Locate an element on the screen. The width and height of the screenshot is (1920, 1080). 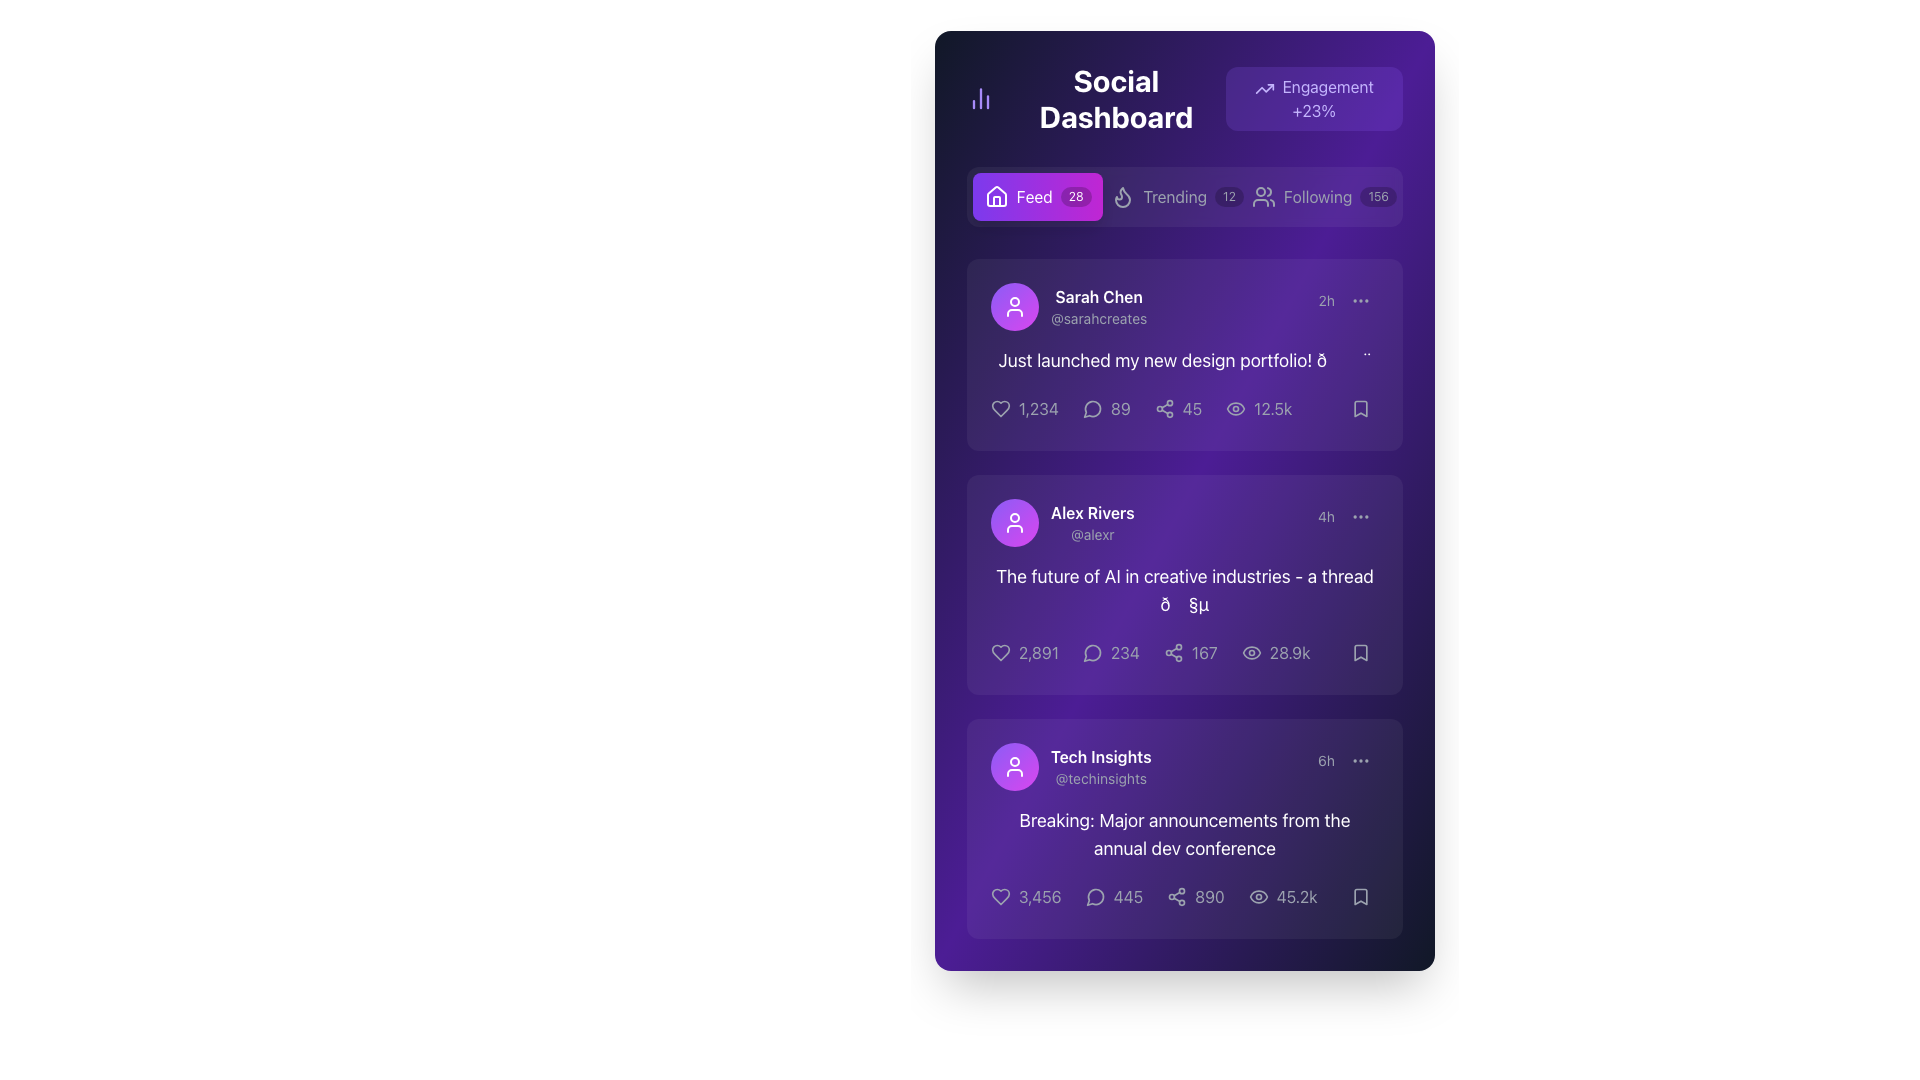
the options menu button located in the upper-right corner of the second content card for the post by 'Alex Rivers' is located at coordinates (1360, 515).